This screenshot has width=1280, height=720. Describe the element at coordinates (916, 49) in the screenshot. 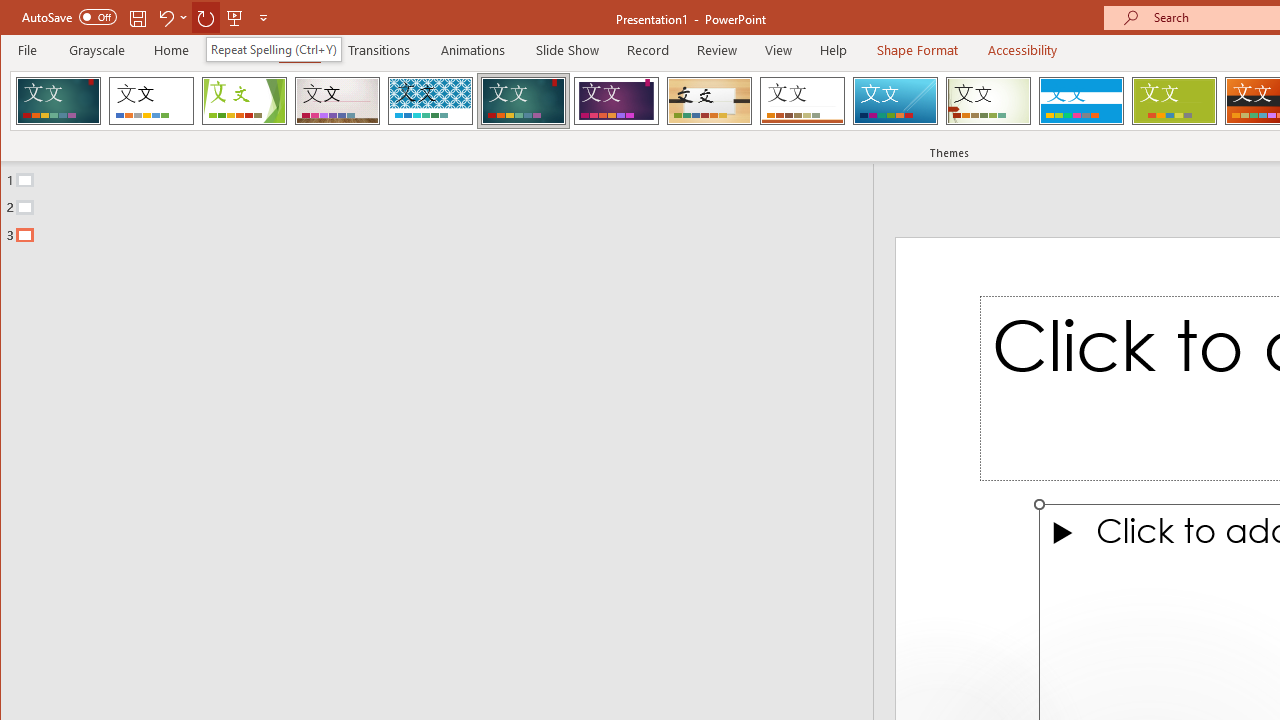

I see `'Shape Format'` at that location.